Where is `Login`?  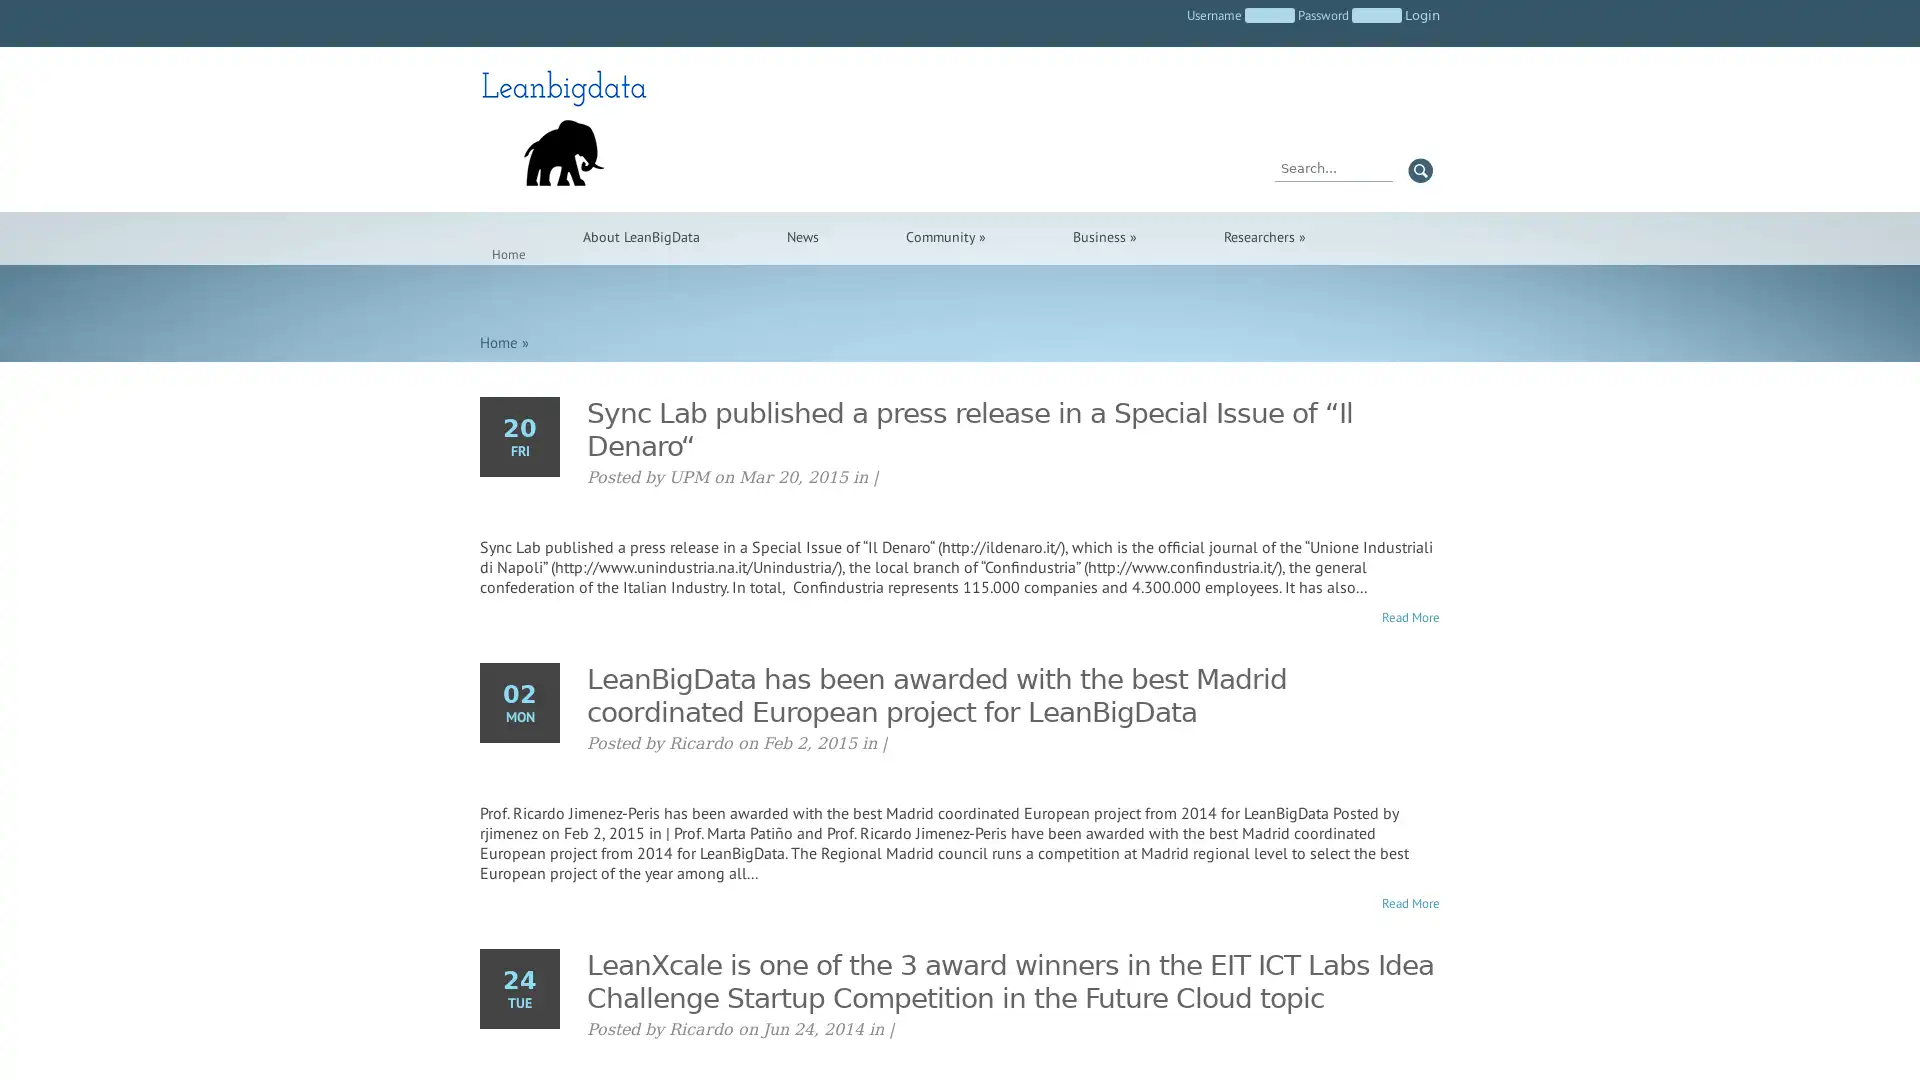
Login is located at coordinates (1421, 15).